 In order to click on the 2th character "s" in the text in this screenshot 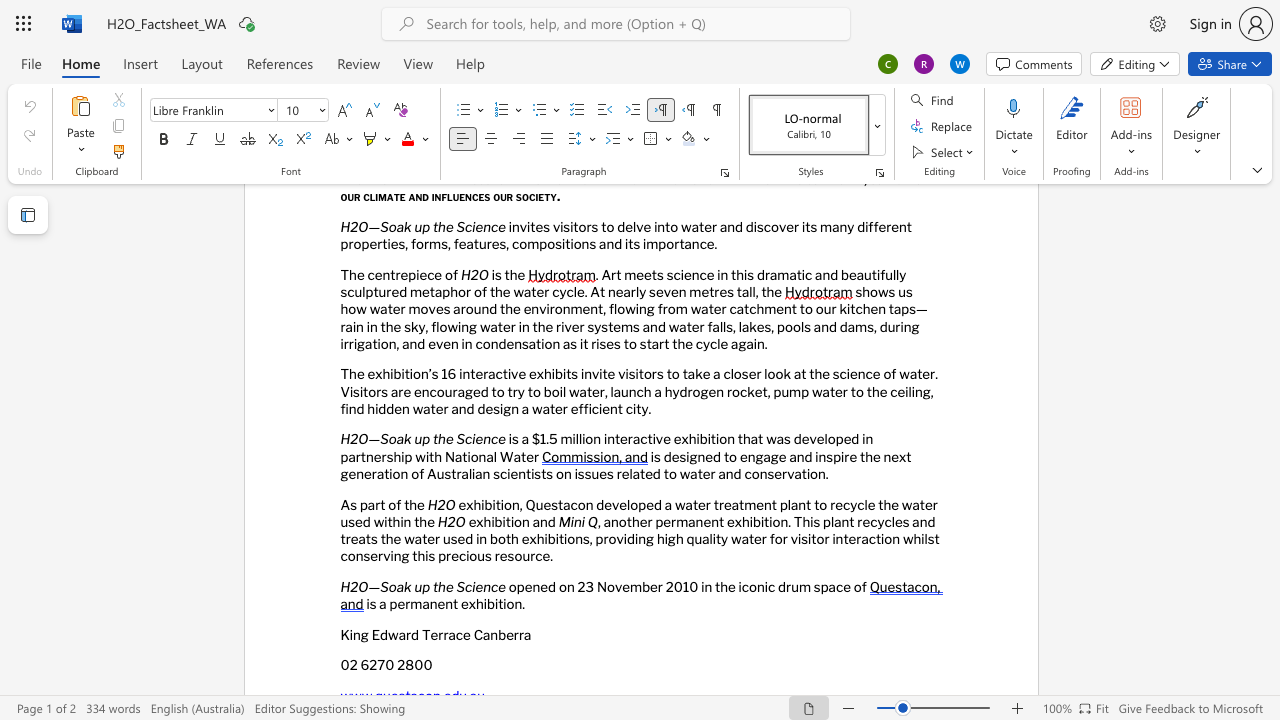, I will do `click(682, 456)`.